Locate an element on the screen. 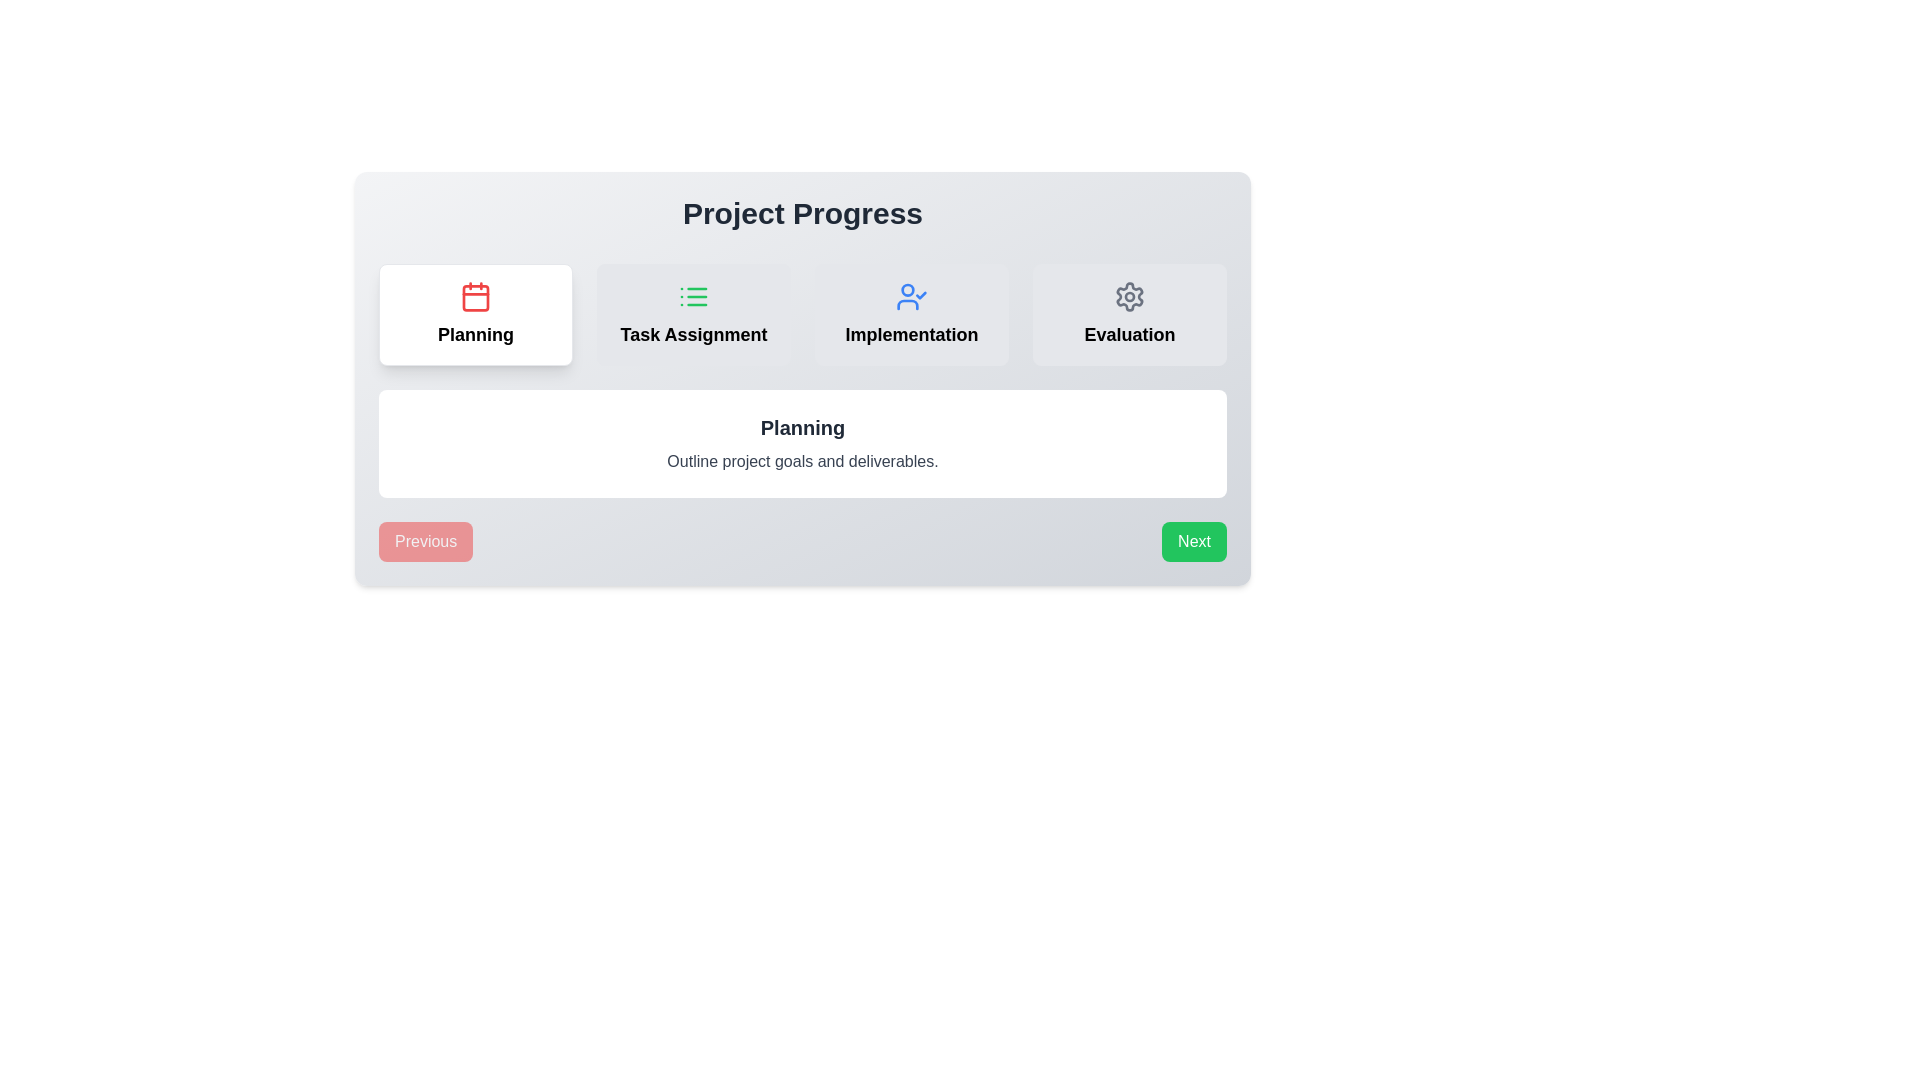 This screenshot has width=1920, height=1080. the TextLabel displaying 'Task Assignment', which is centrally aligned and located between the 'Planning' and 'Implementation' sections in the 'Project Progress' interface is located at coordinates (694, 334).